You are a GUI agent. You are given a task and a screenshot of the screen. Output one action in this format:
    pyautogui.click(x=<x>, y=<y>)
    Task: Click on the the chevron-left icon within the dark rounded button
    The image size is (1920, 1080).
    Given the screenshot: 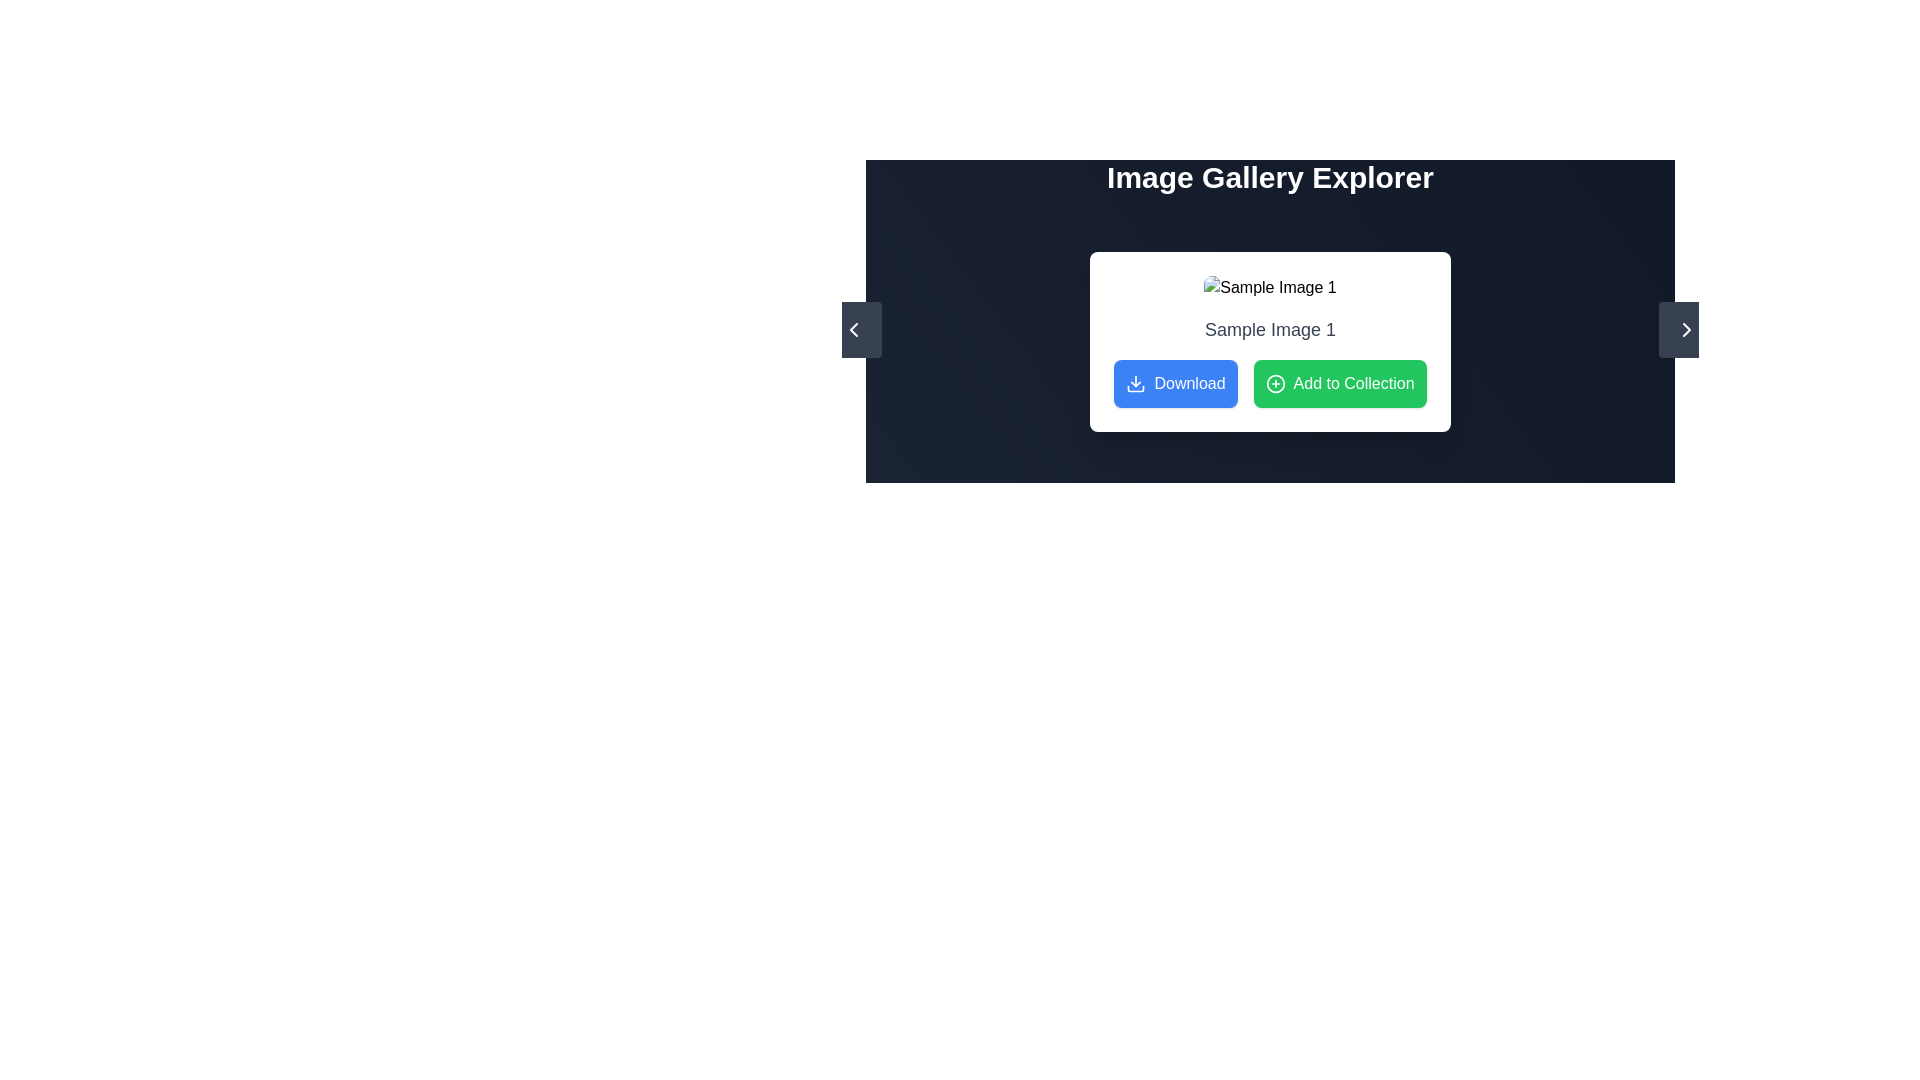 What is the action you would take?
    pyautogui.click(x=854, y=329)
    